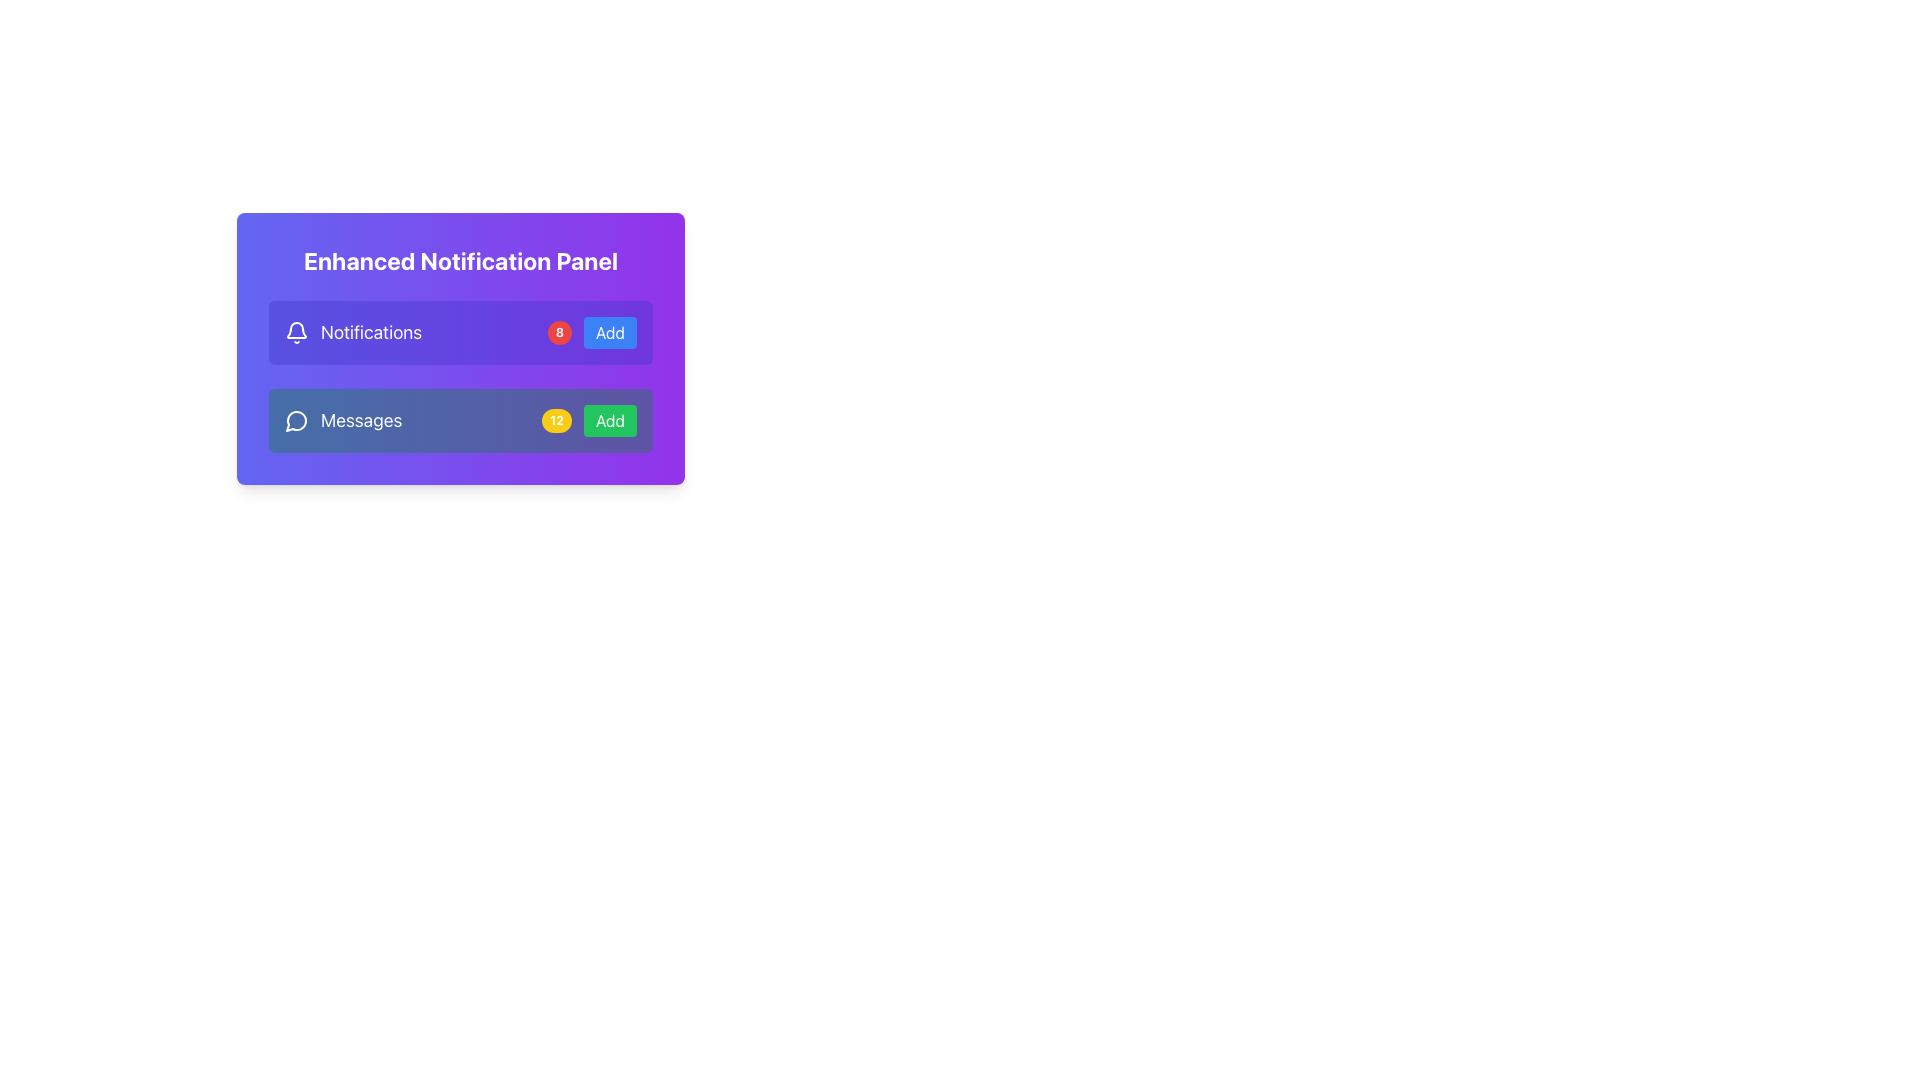  What do you see at coordinates (556, 419) in the screenshot?
I see `the yellow circular badge displaying the number '12' in white, bold font, located to the left of the green 'Add' button in the 'Messages' section` at bounding box center [556, 419].